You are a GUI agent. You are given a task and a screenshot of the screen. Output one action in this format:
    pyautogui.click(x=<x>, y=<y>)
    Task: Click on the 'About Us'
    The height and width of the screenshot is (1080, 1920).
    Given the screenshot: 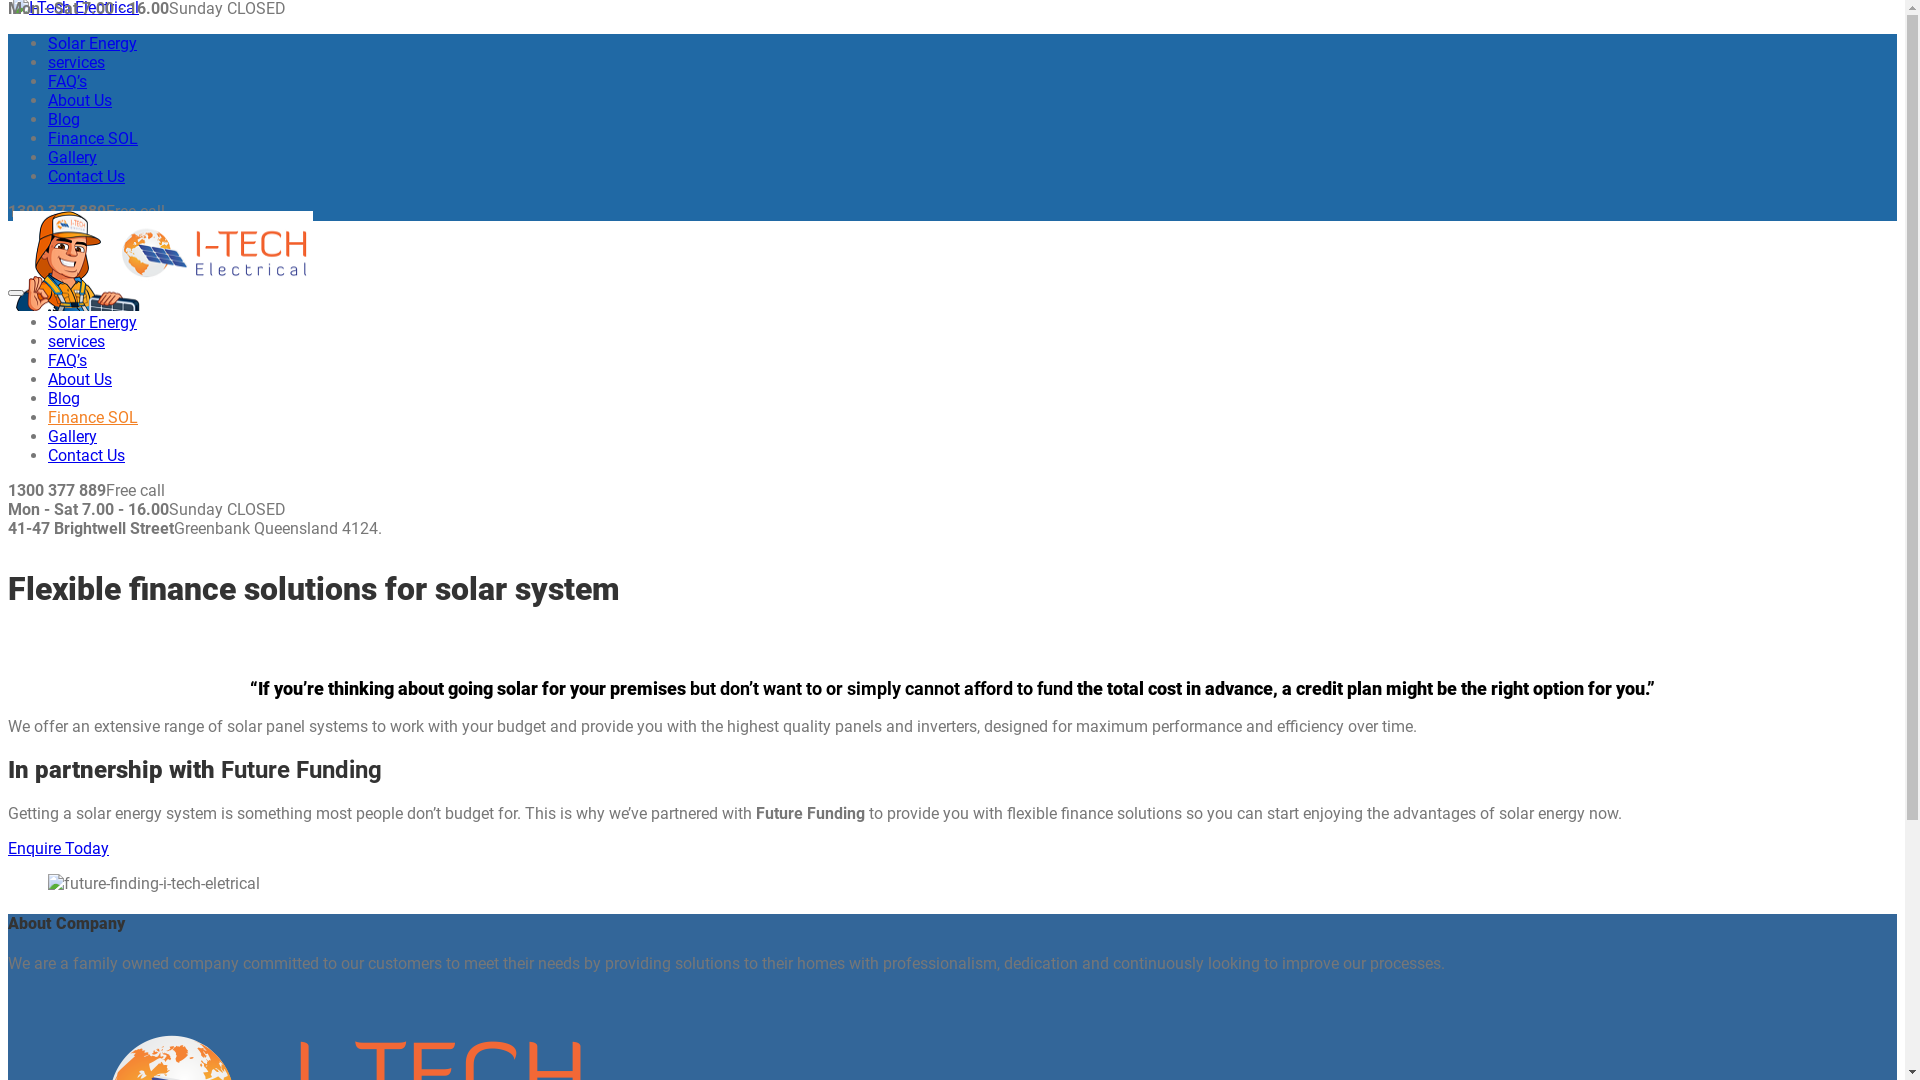 What is the action you would take?
    pyautogui.click(x=80, y=379)
    